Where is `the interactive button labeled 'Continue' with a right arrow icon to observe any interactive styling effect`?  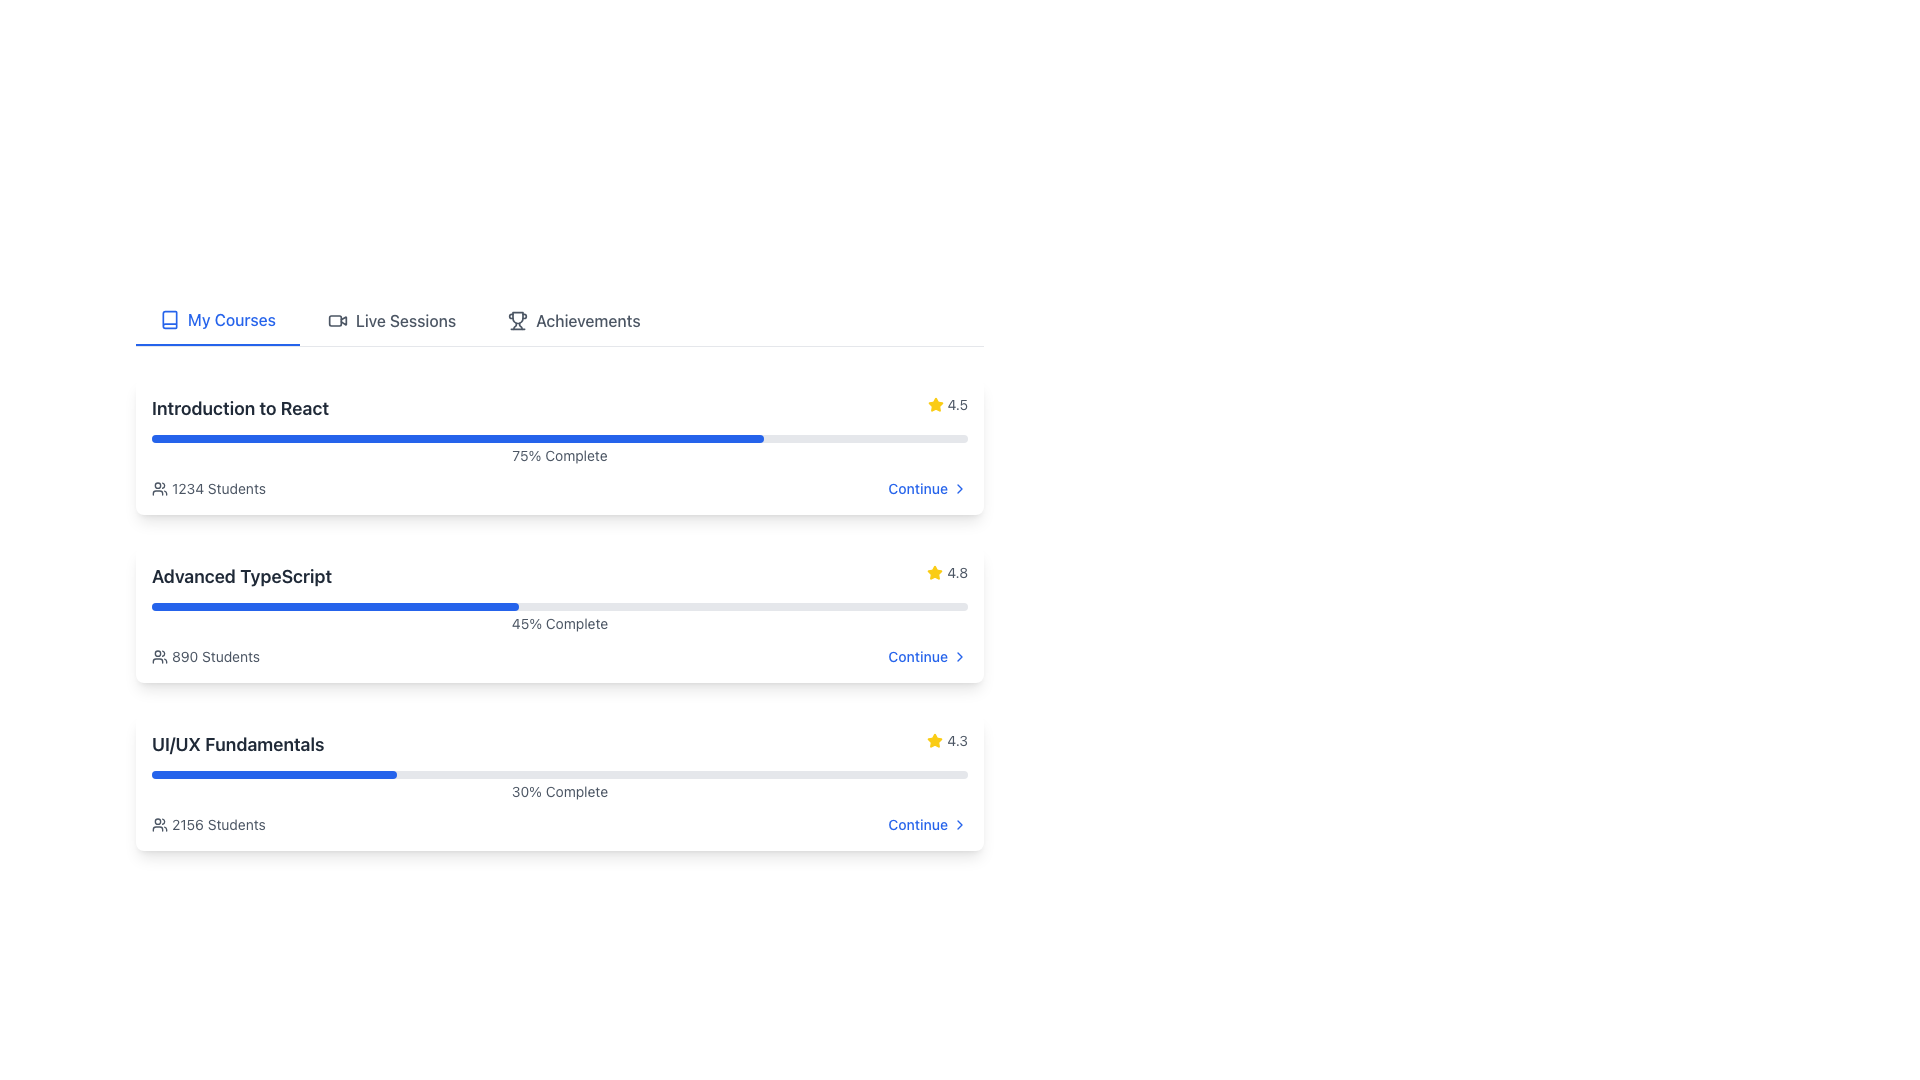
the interactive button labeled 'Continue' with a right arrow icon to observe any interactive styling effect is located at coordinates (927, 489).